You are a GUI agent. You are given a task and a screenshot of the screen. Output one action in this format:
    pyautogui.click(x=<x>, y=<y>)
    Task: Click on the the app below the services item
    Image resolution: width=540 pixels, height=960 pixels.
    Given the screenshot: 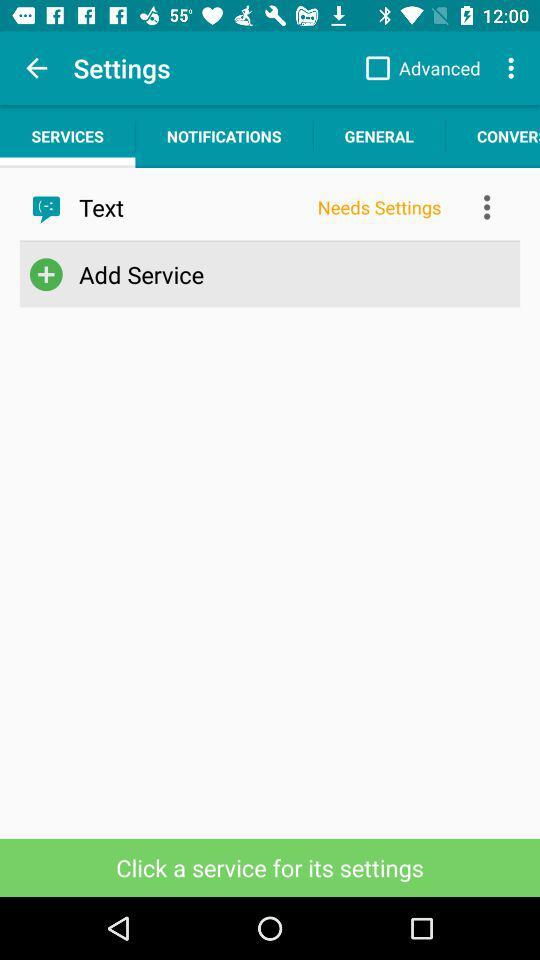 What is the action you would take?
    pyautogui.click(x=191, y=207)
    